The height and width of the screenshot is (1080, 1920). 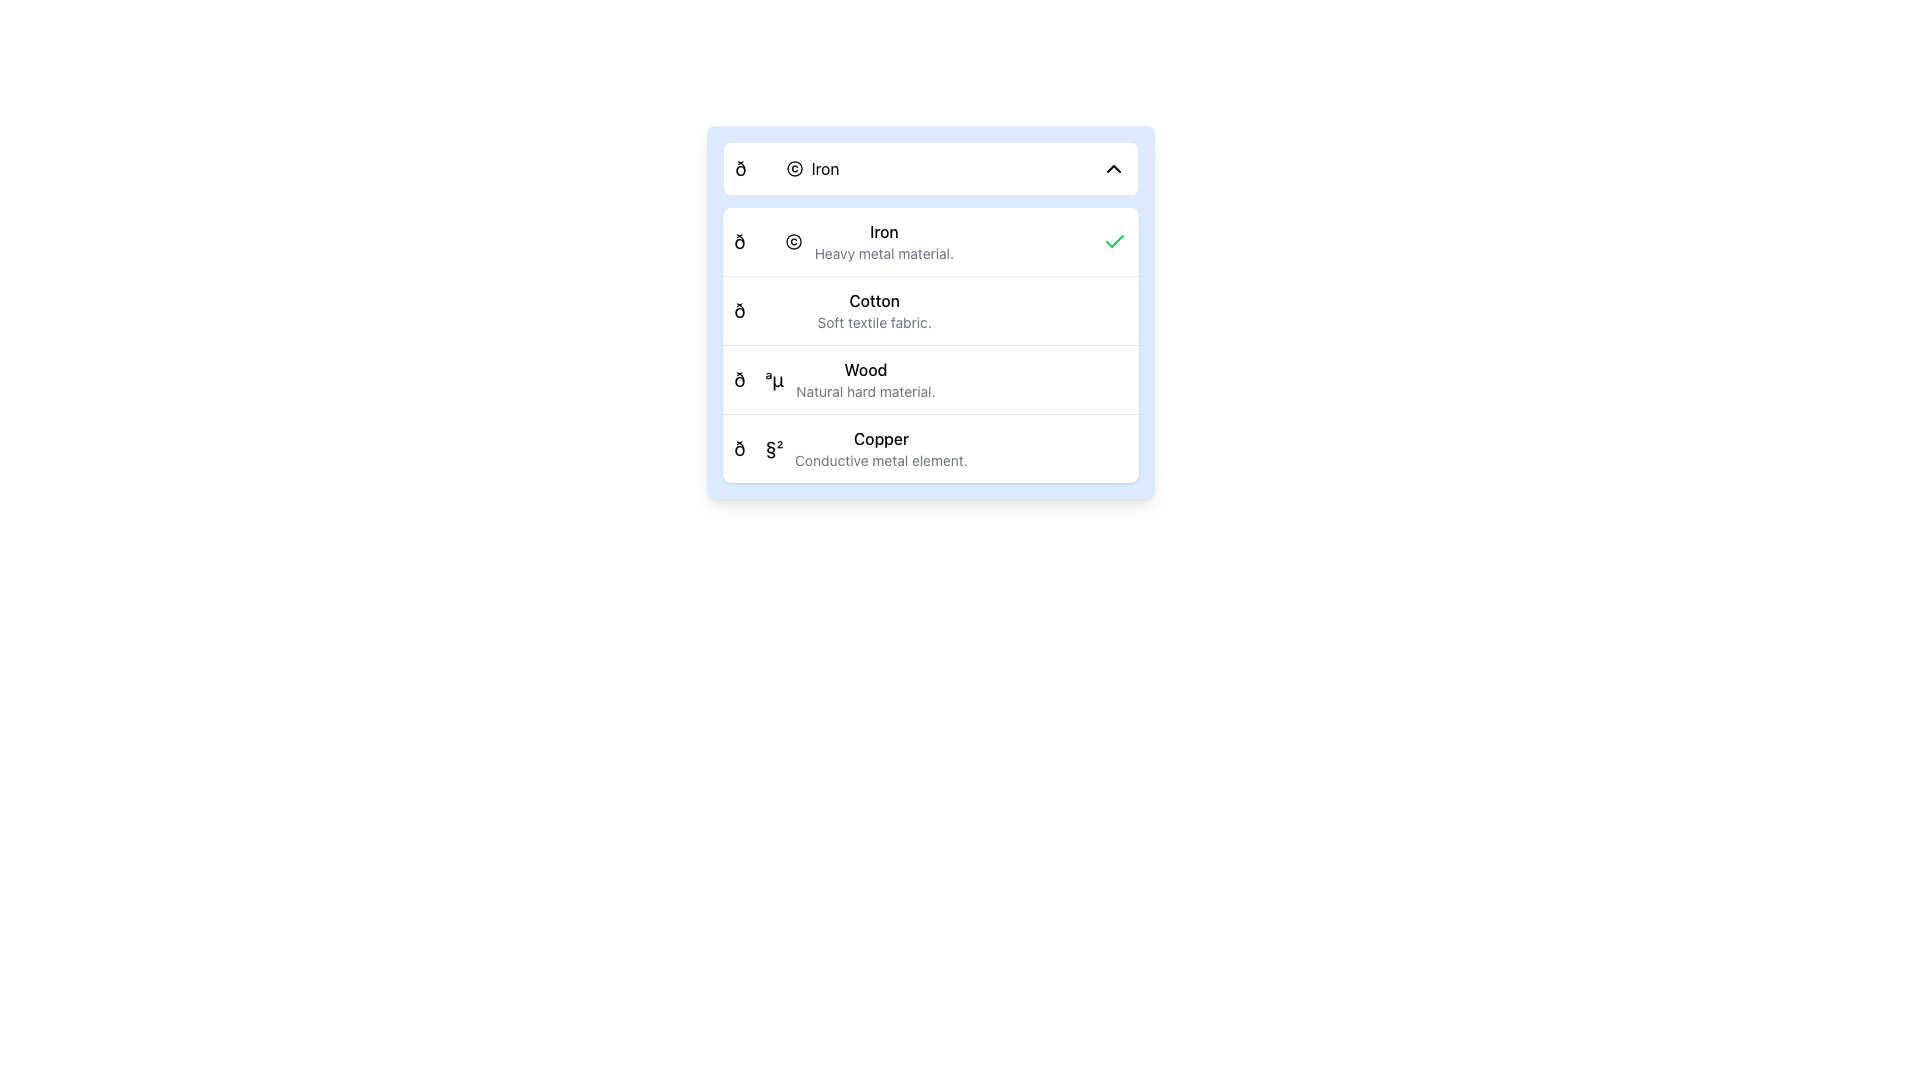 What do you see at coordinates (929, 312) in the screenshot?
I see `to select the 'Cotton' item, which is the second row in a list featuring a bold title and an emoji on the left` at bounding box center [929, 312].